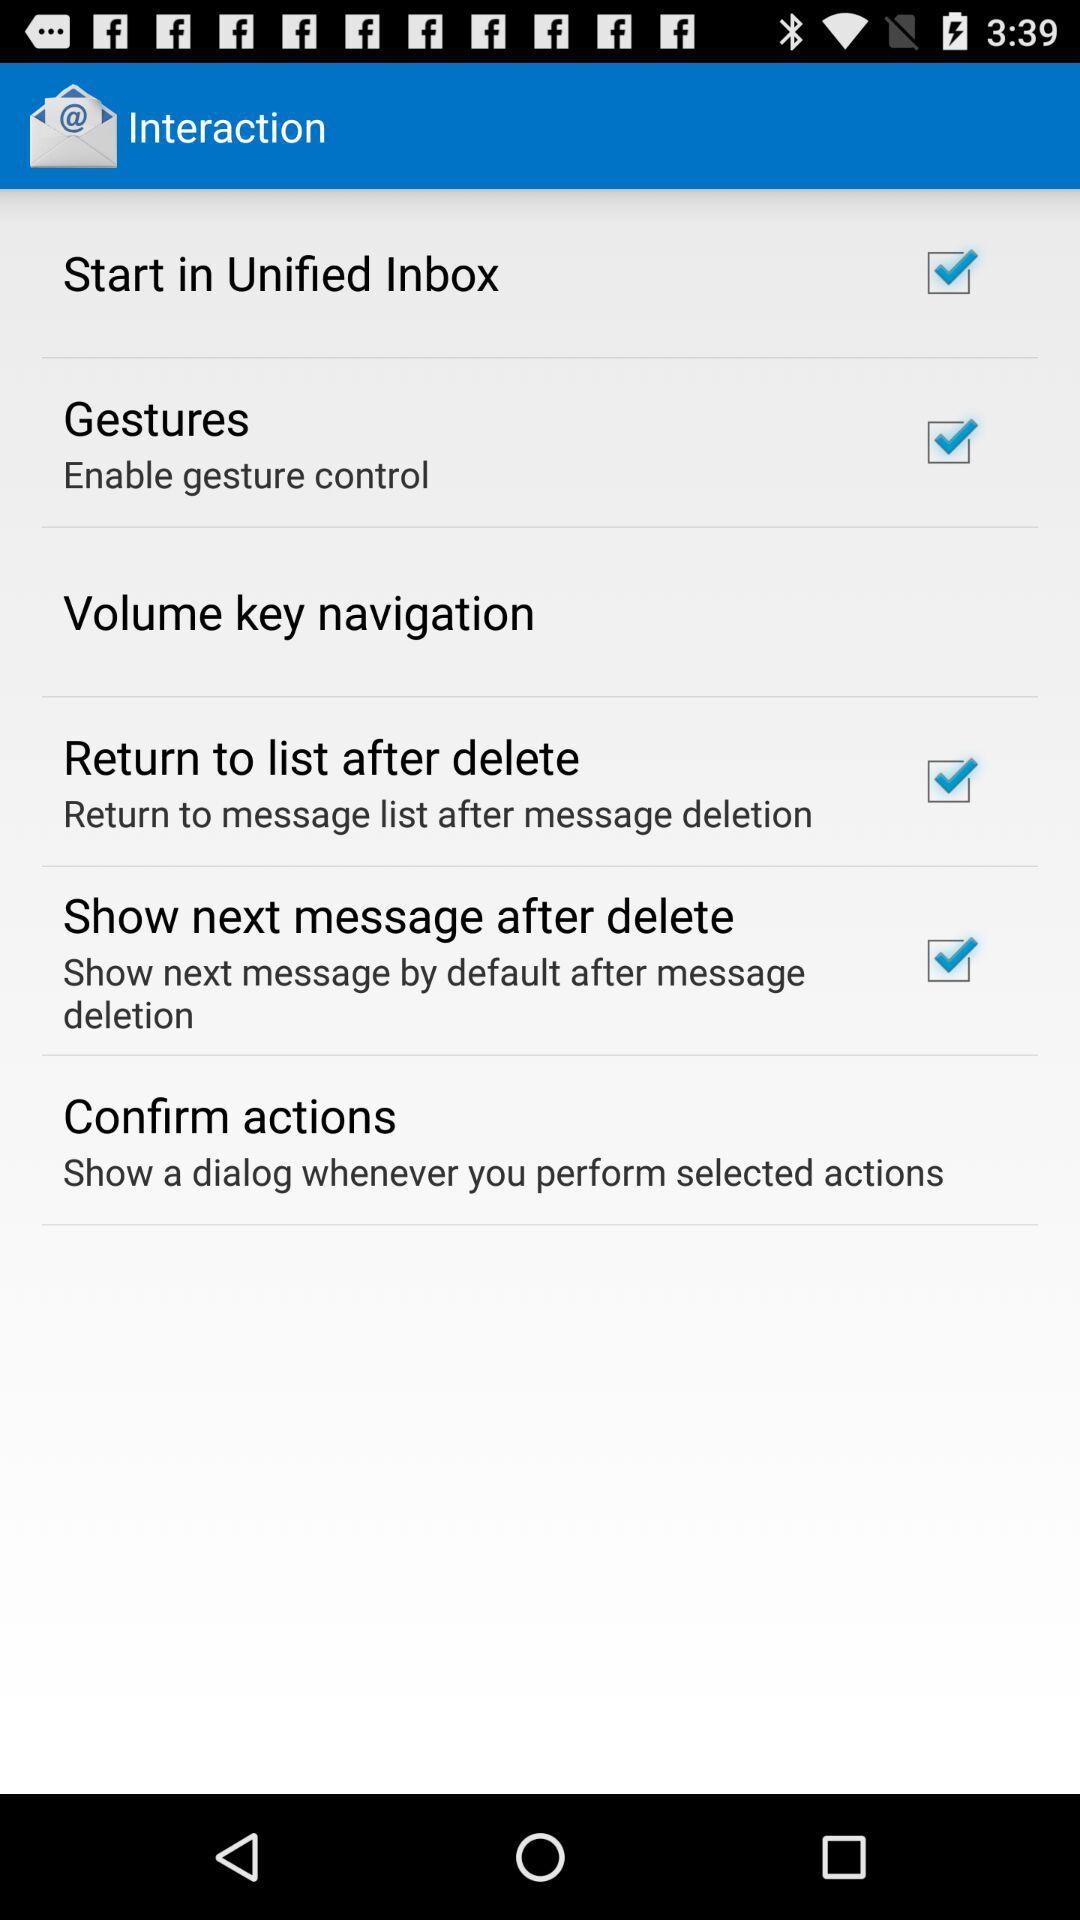 The width and height of the screenshot is (1080, 1920). I want to click on show a dialog, so click(502, 1171).